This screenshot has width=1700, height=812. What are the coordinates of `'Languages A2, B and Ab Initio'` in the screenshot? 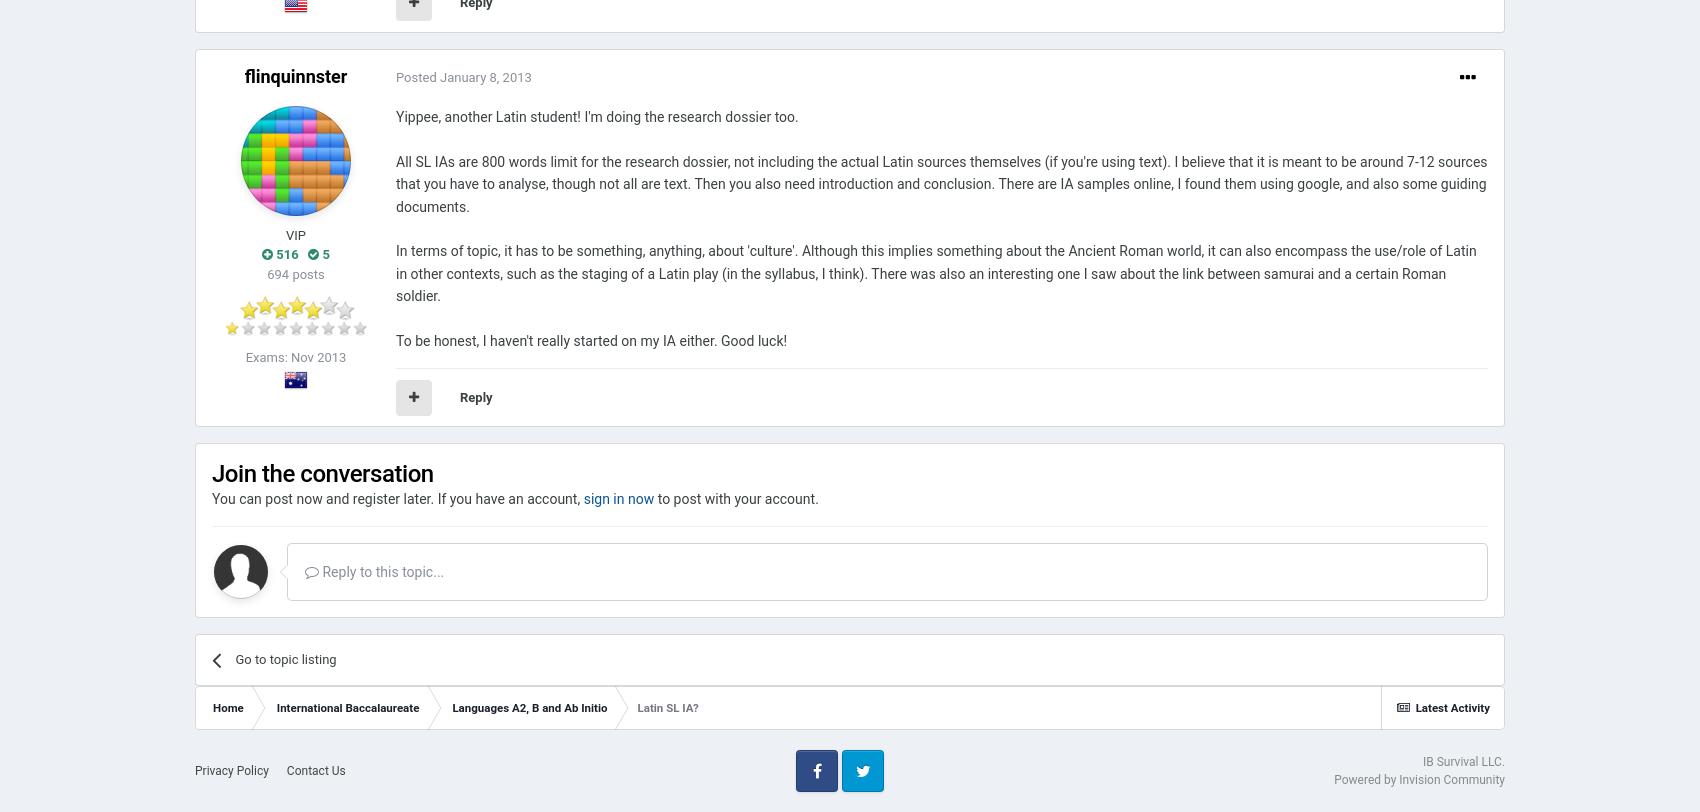 It's located at (452, 707).